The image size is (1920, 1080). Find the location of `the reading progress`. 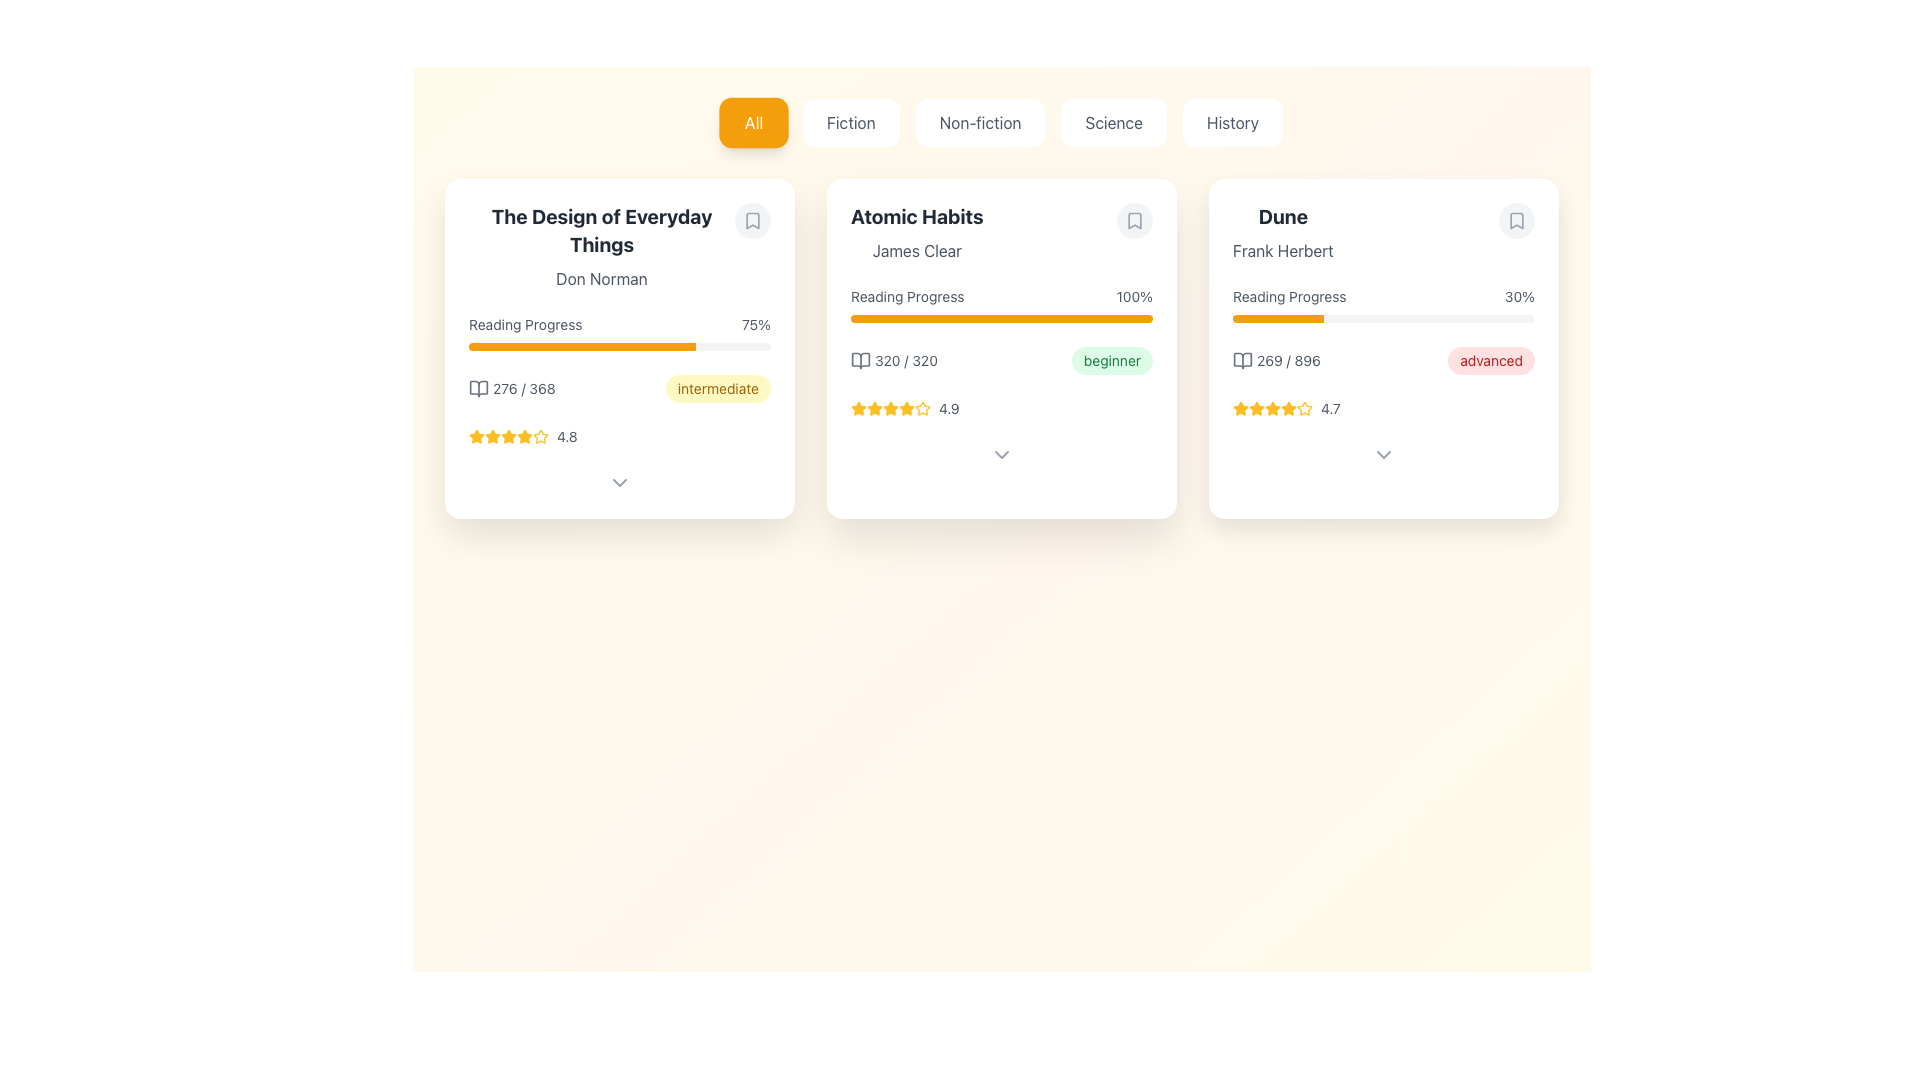

the reading progress is located at coordinates (1320, 318).